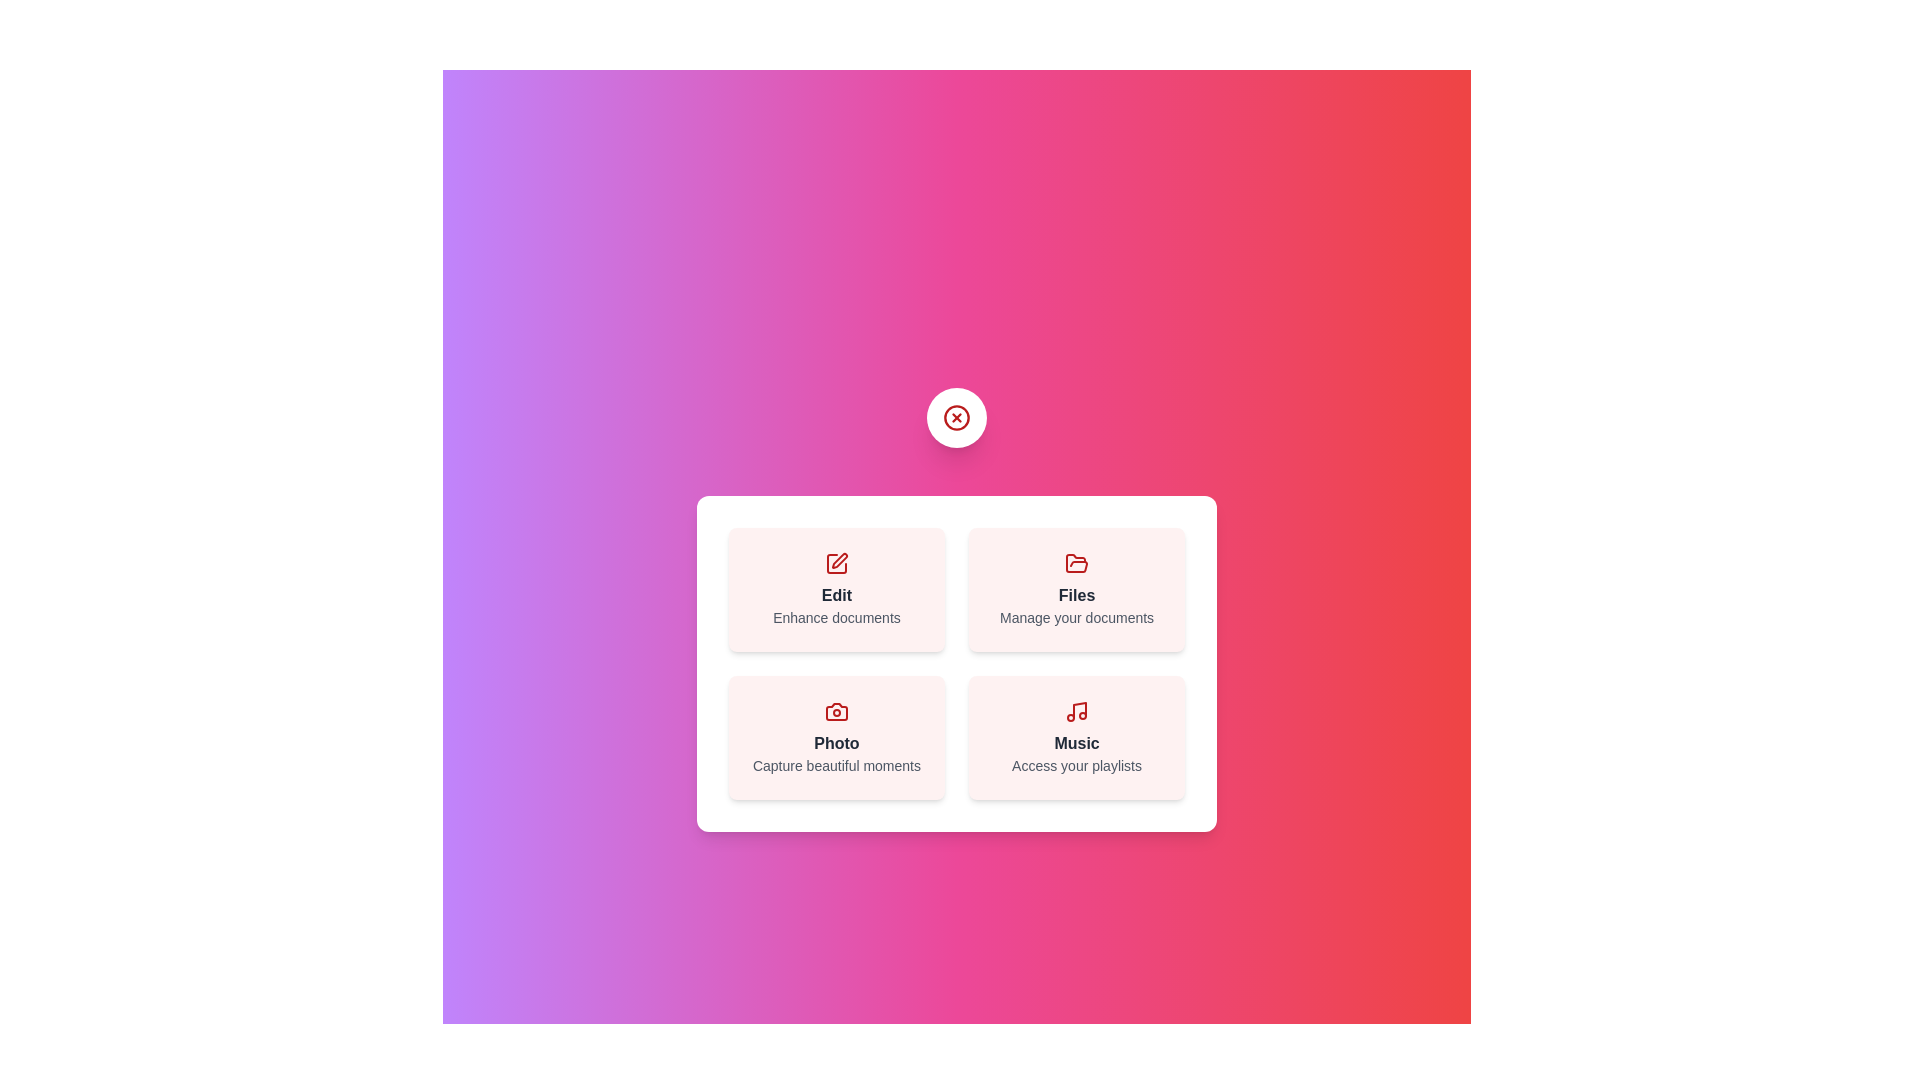 The height and width of the screenshot is (1080, 1920). I want to click on the Music button to perform the corresponding action, so click(1076, 737).